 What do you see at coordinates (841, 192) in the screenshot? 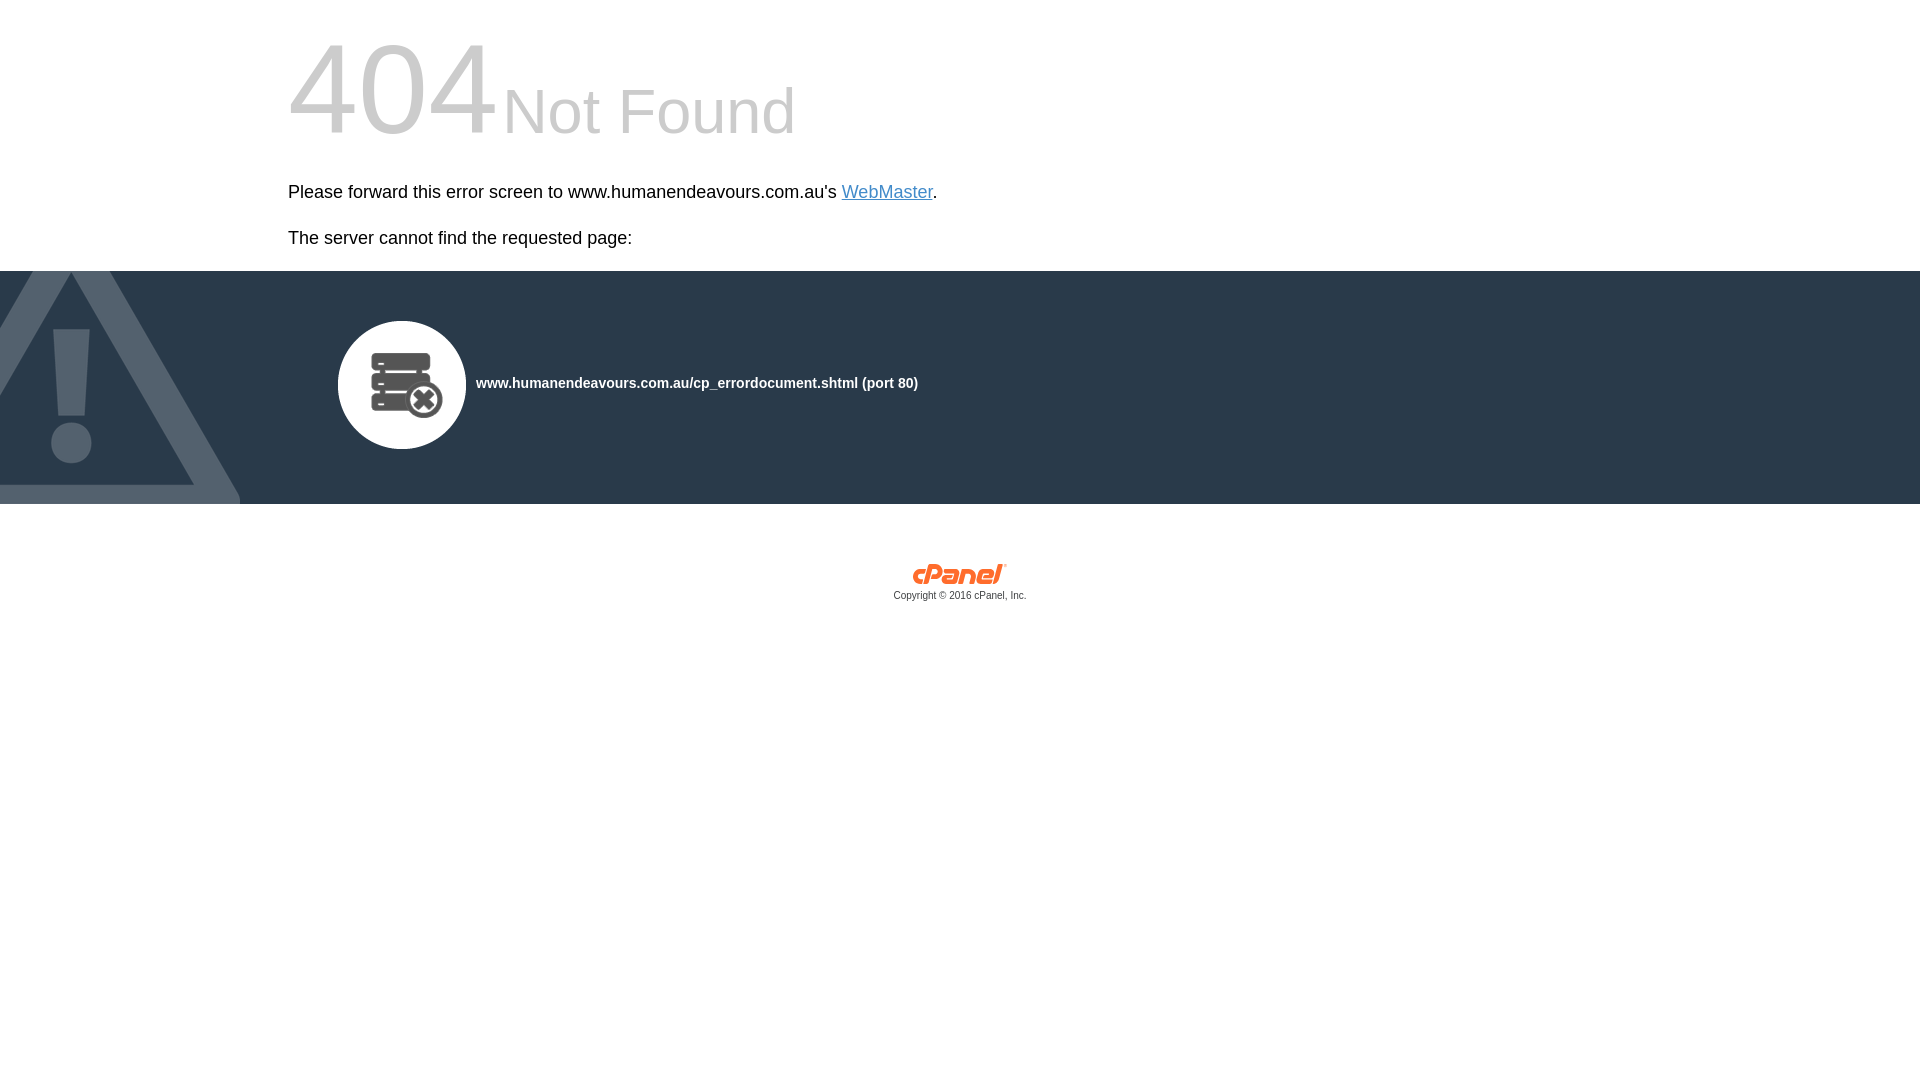
I see `'WebMaster'` at bounding box center [841, 192].